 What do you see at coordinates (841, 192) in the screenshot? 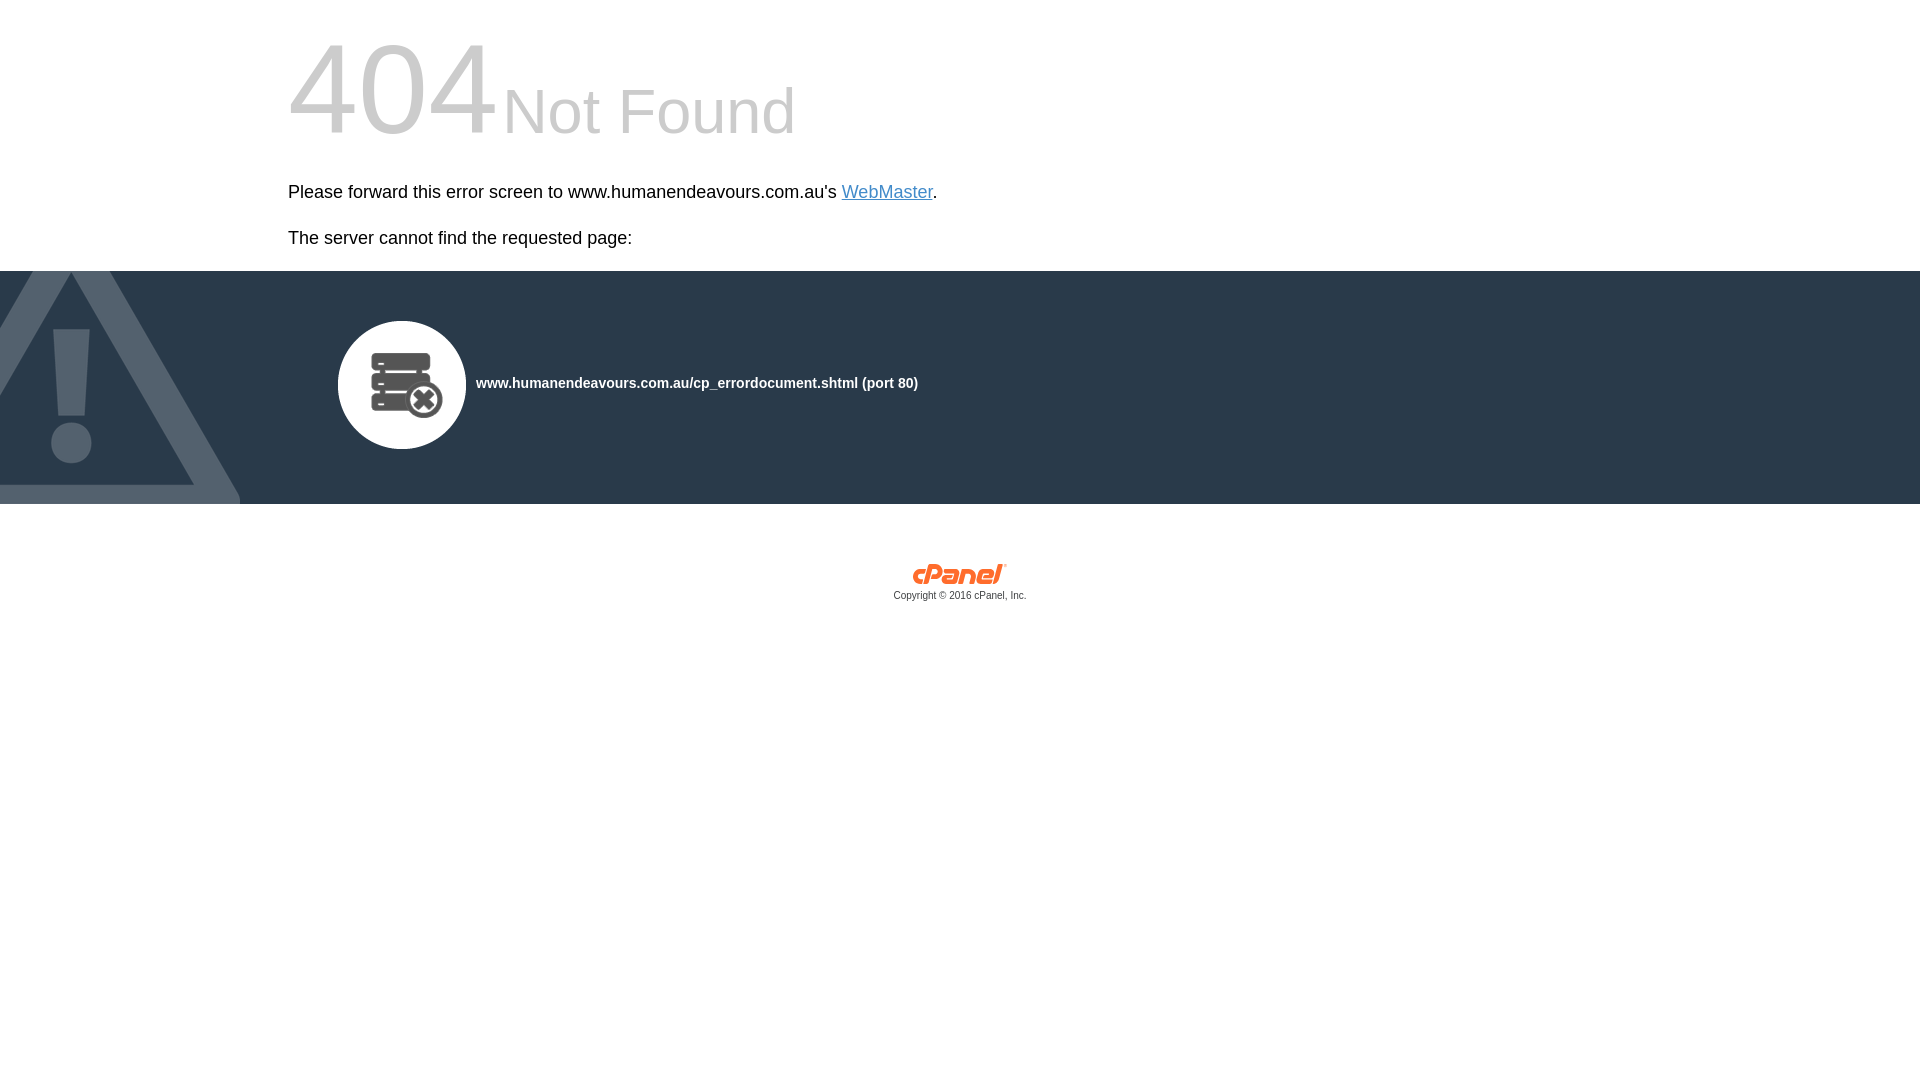
I see `'WebMaster'` at bounding box center [841, 192].